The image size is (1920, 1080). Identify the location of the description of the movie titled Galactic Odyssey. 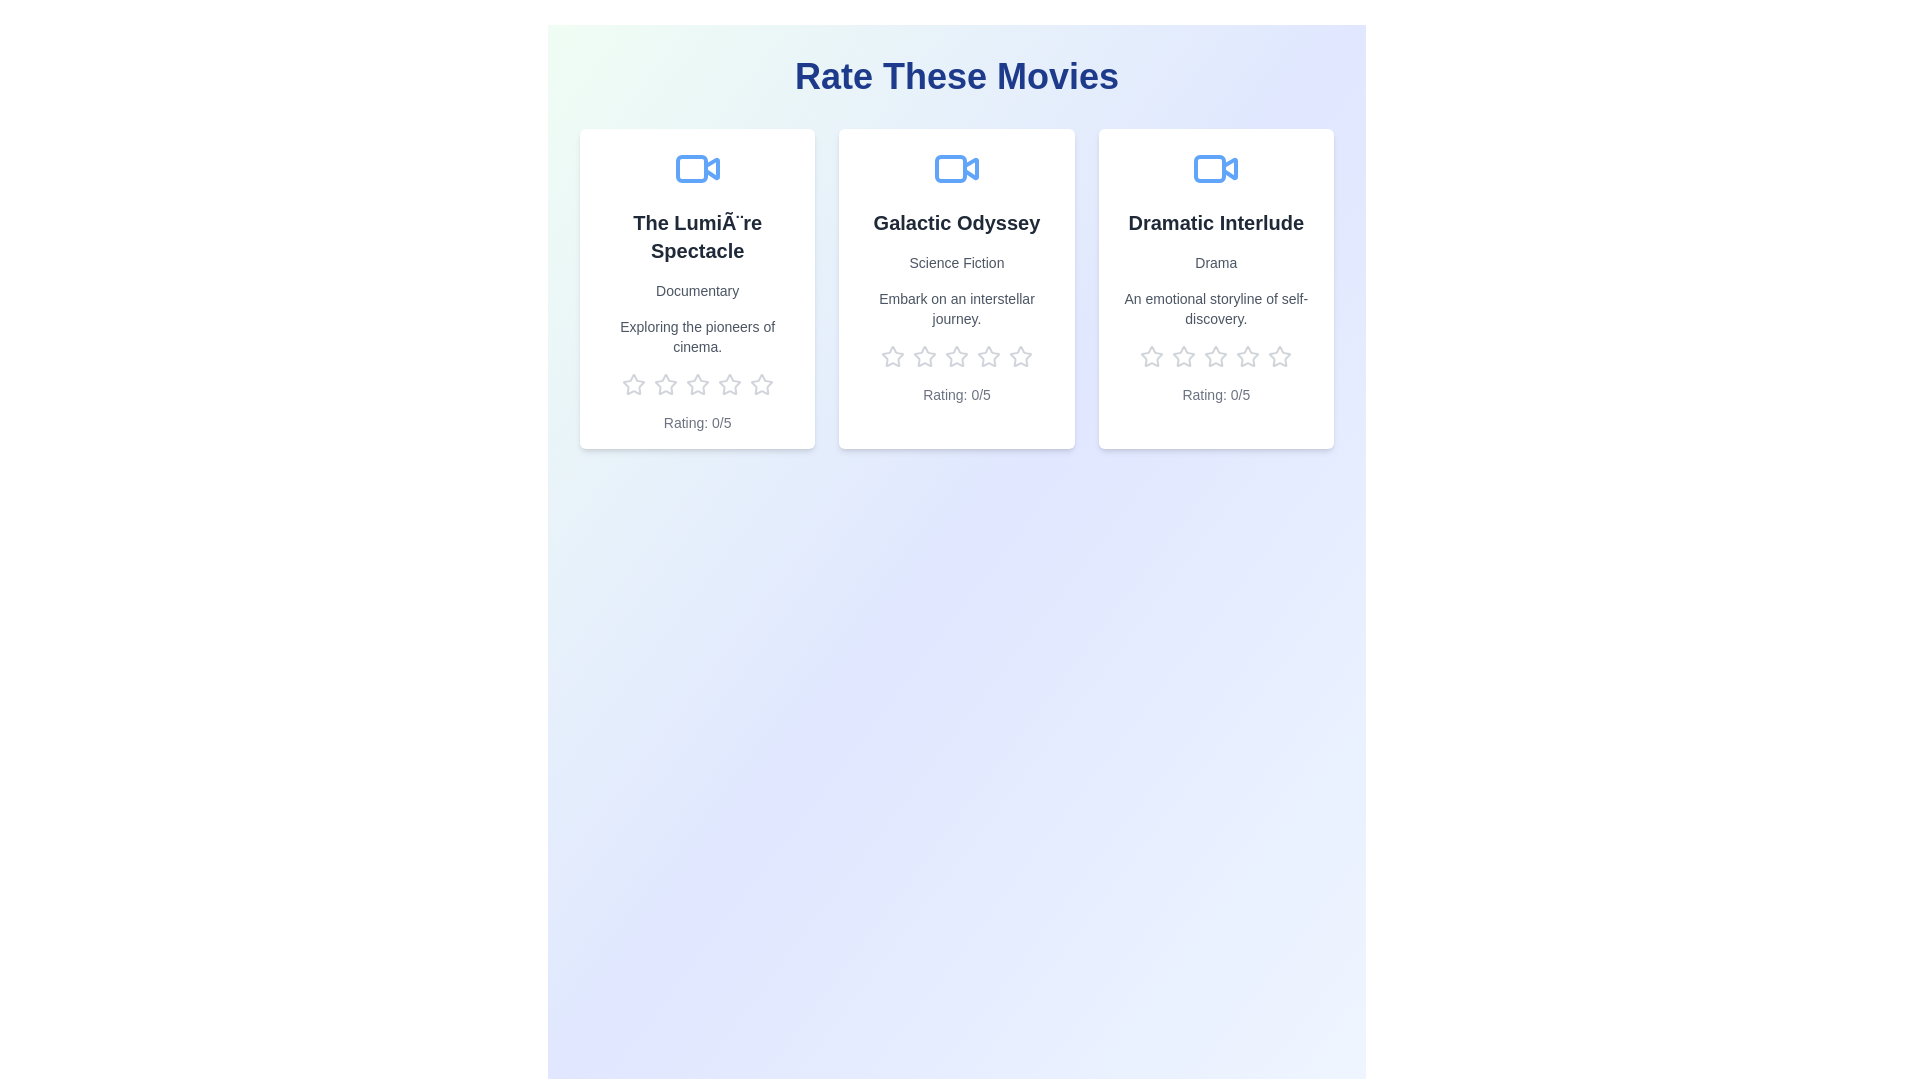
(954, 308).